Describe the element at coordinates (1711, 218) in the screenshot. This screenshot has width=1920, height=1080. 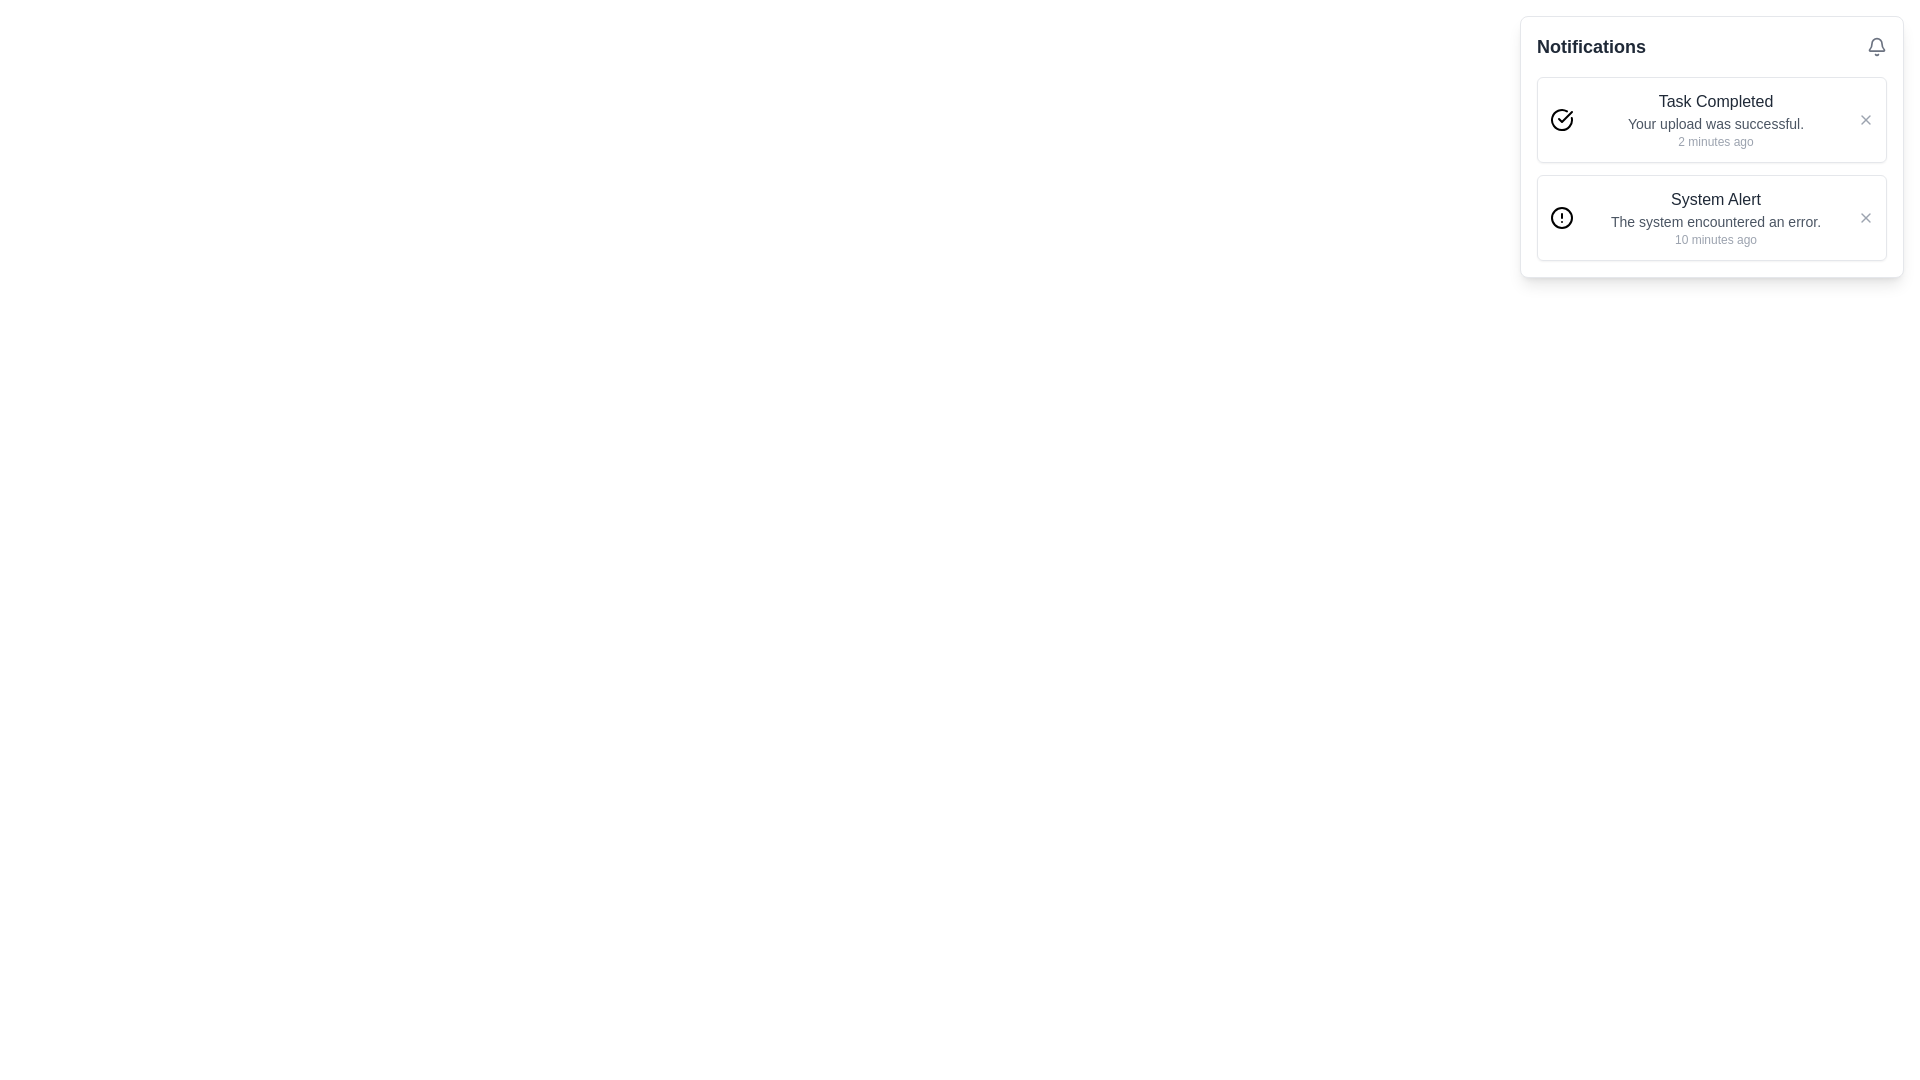
I see `error message from the notification card located directly beneath the 'Task Completed' notification in the notification panel` at that location.